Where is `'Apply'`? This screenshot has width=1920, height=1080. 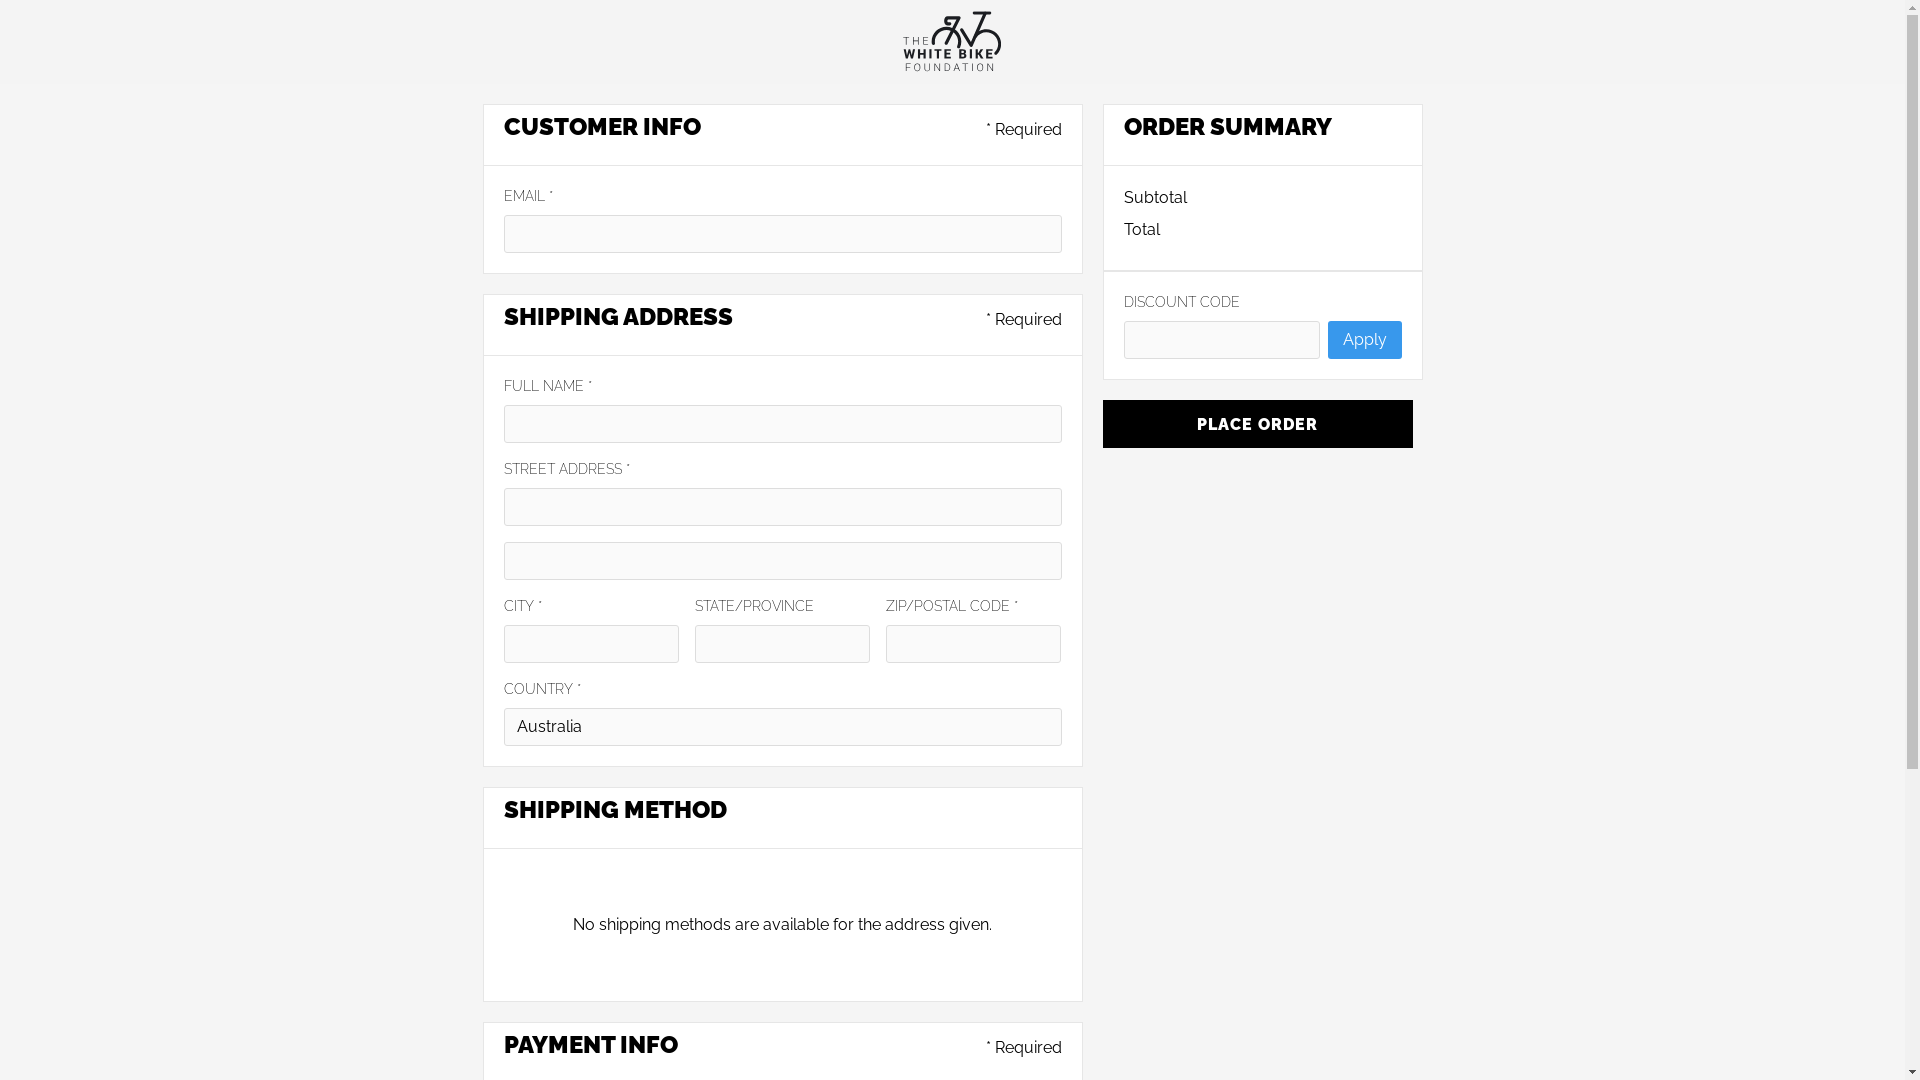 'Apply' is located at coordinates (1363, 338).